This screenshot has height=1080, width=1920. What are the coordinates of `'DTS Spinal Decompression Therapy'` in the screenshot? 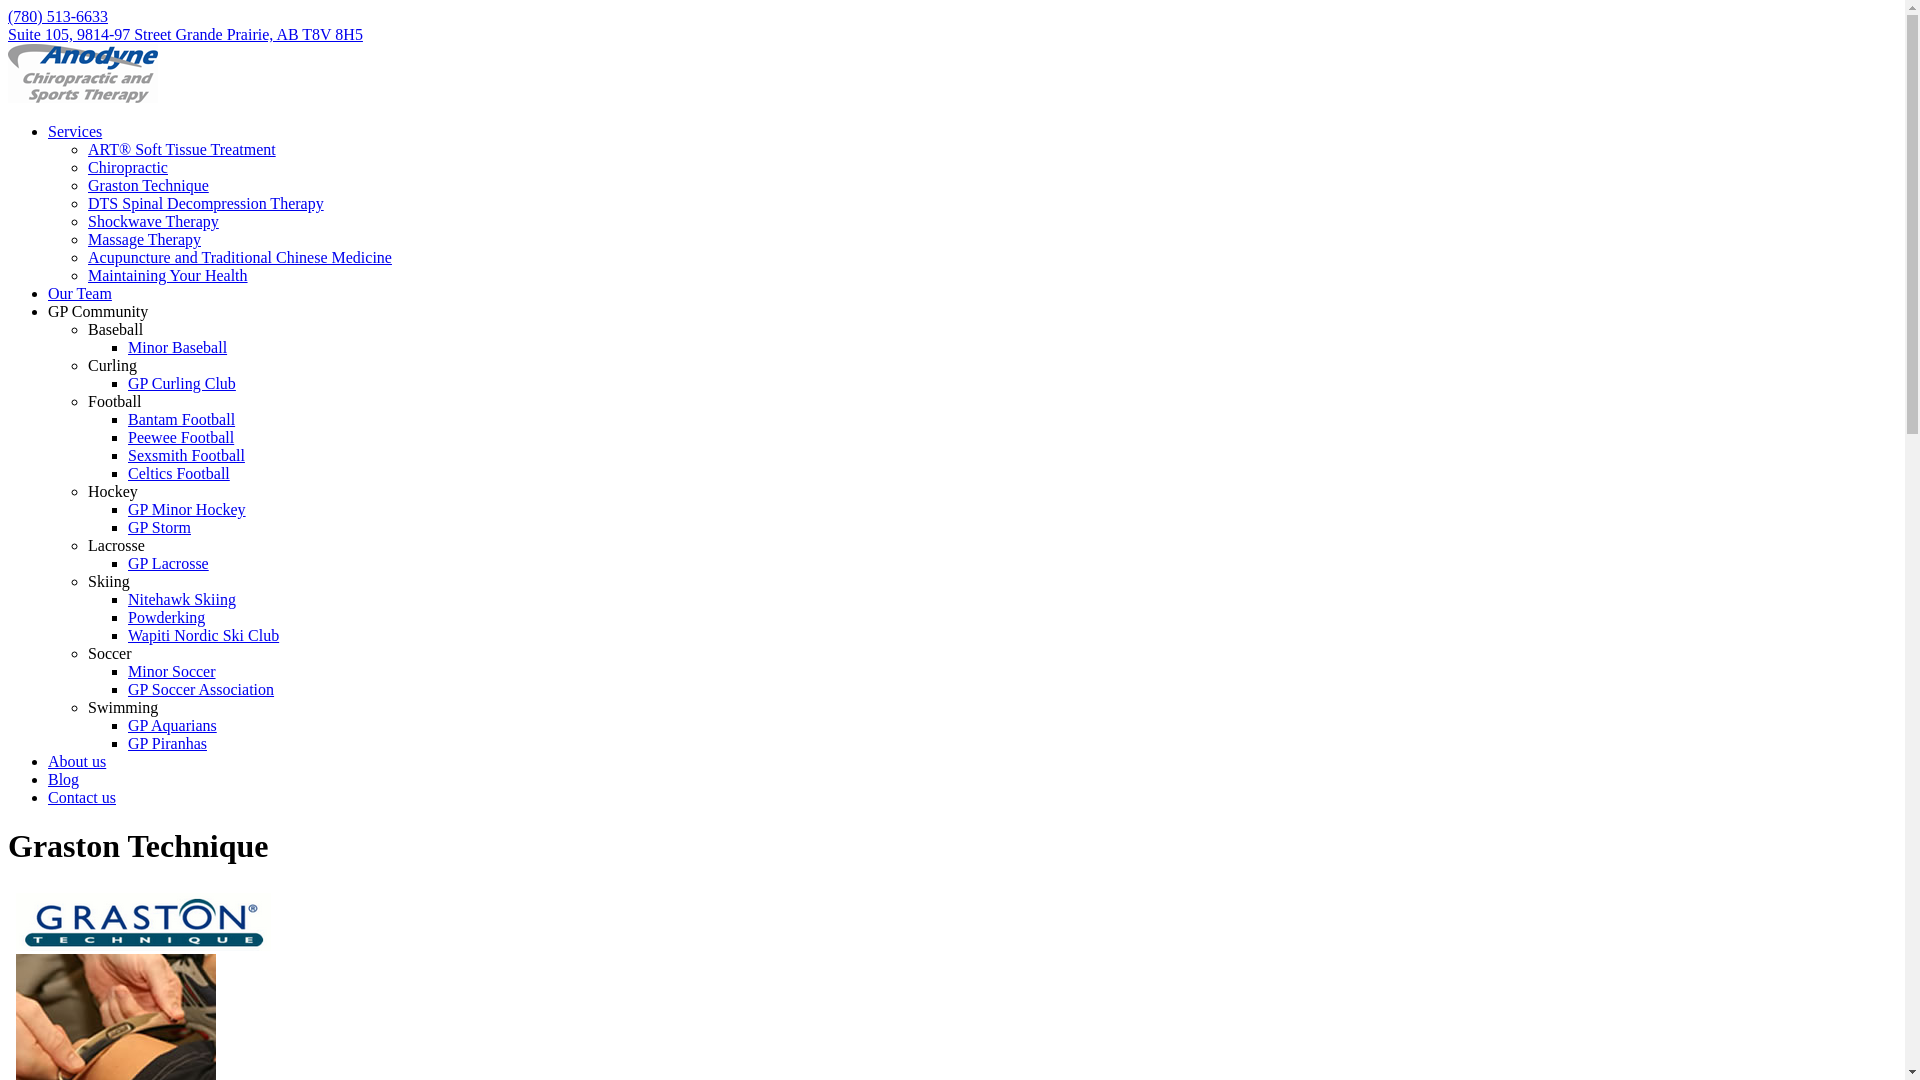 It's located at (86, 203).